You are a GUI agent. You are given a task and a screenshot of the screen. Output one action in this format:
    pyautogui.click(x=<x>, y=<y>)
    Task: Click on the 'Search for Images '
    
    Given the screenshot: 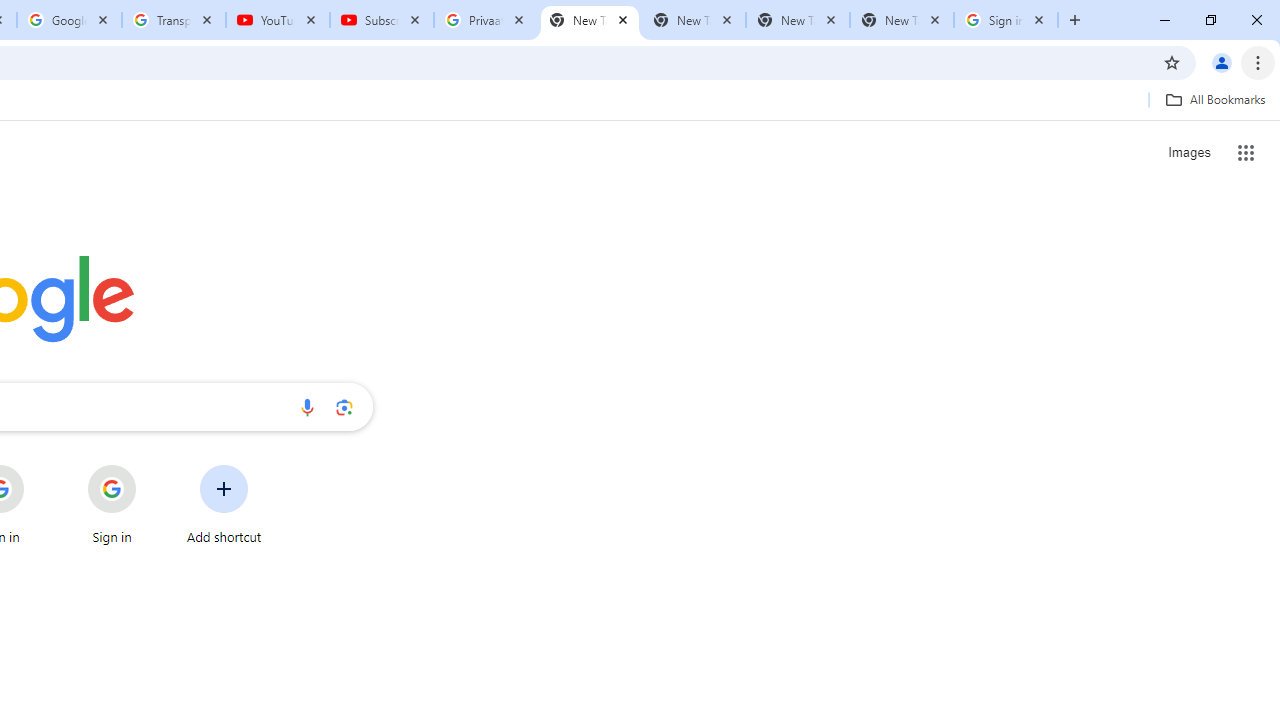 What is the action you would take?
    pyautogui.click(x=1189, y=152)
    